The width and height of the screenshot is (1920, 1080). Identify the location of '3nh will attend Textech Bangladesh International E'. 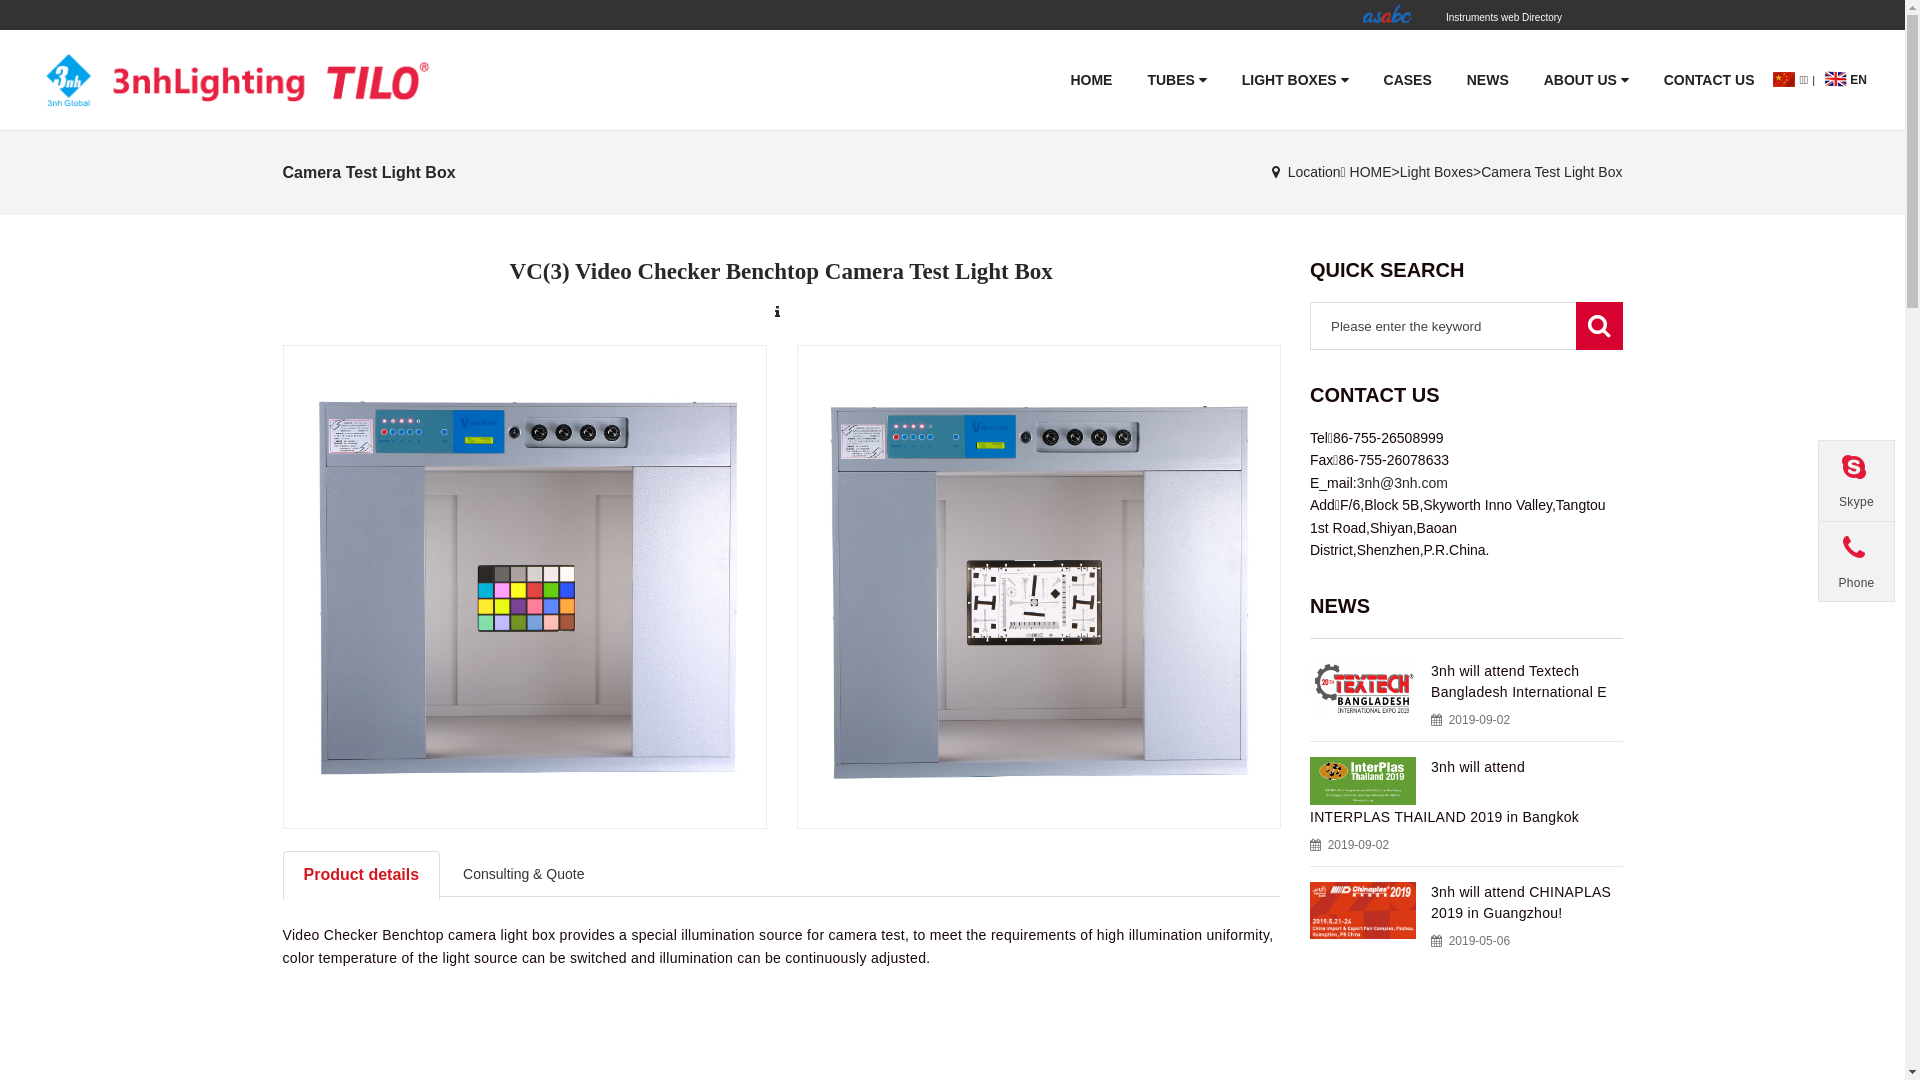
(1429, 680).